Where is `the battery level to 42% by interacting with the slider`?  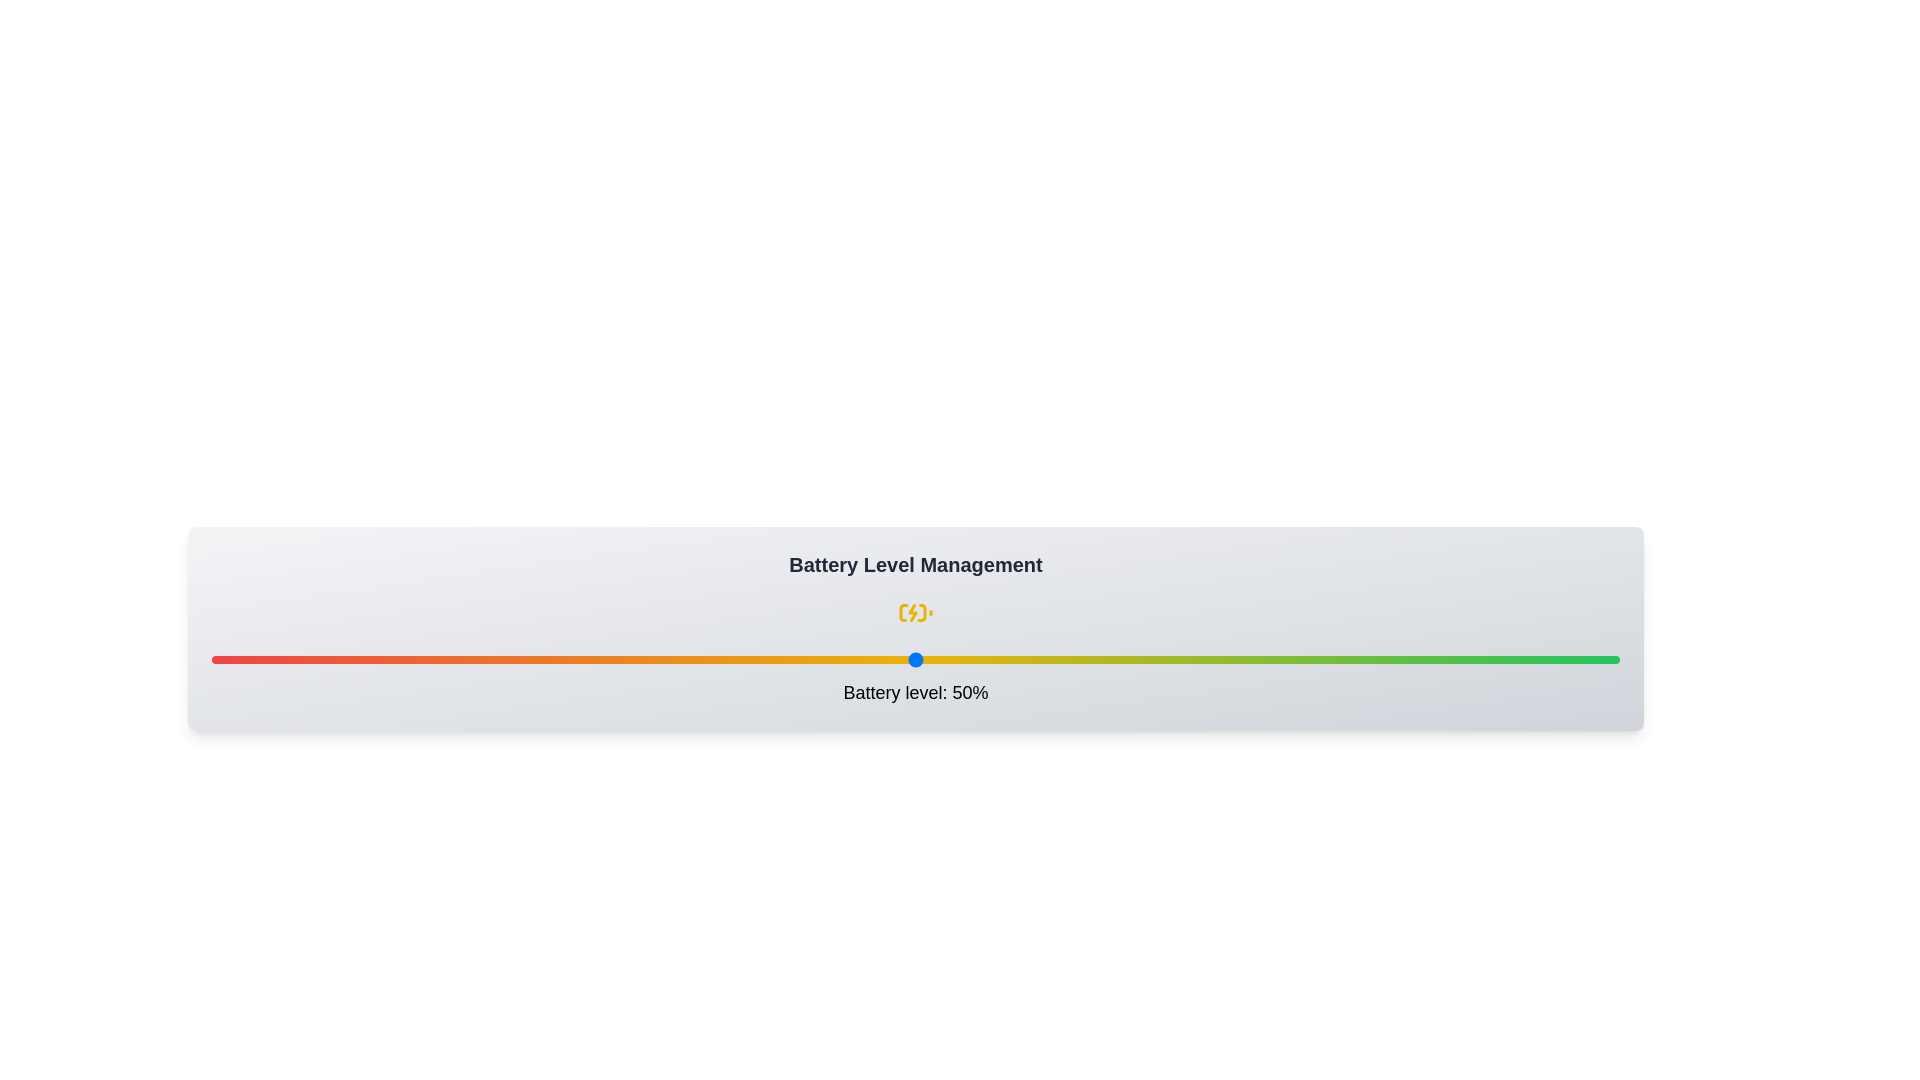
the battery level to 42% by interacting with the slider is located at coordinates (803, 659).